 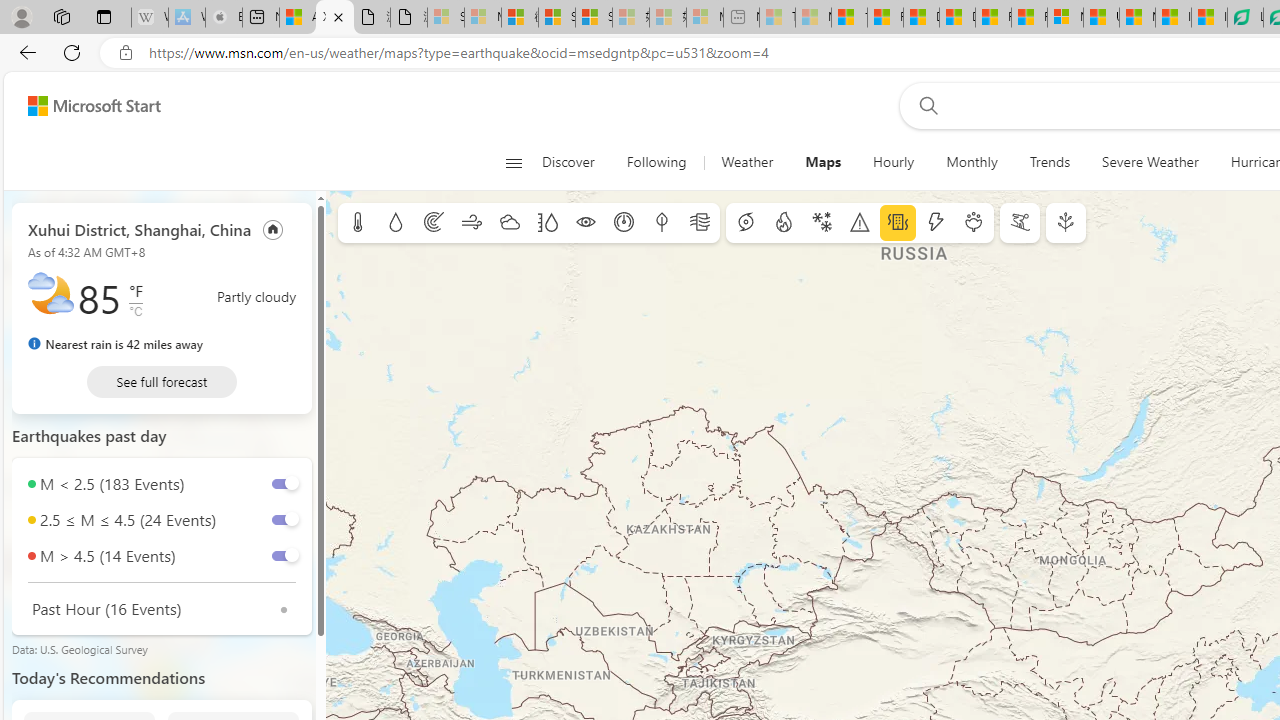 What do you see at coordinates (139, 228) in the screenshot?
I see `'Xuhui District, Shanghai, China'` at bounding box center [139, 228].